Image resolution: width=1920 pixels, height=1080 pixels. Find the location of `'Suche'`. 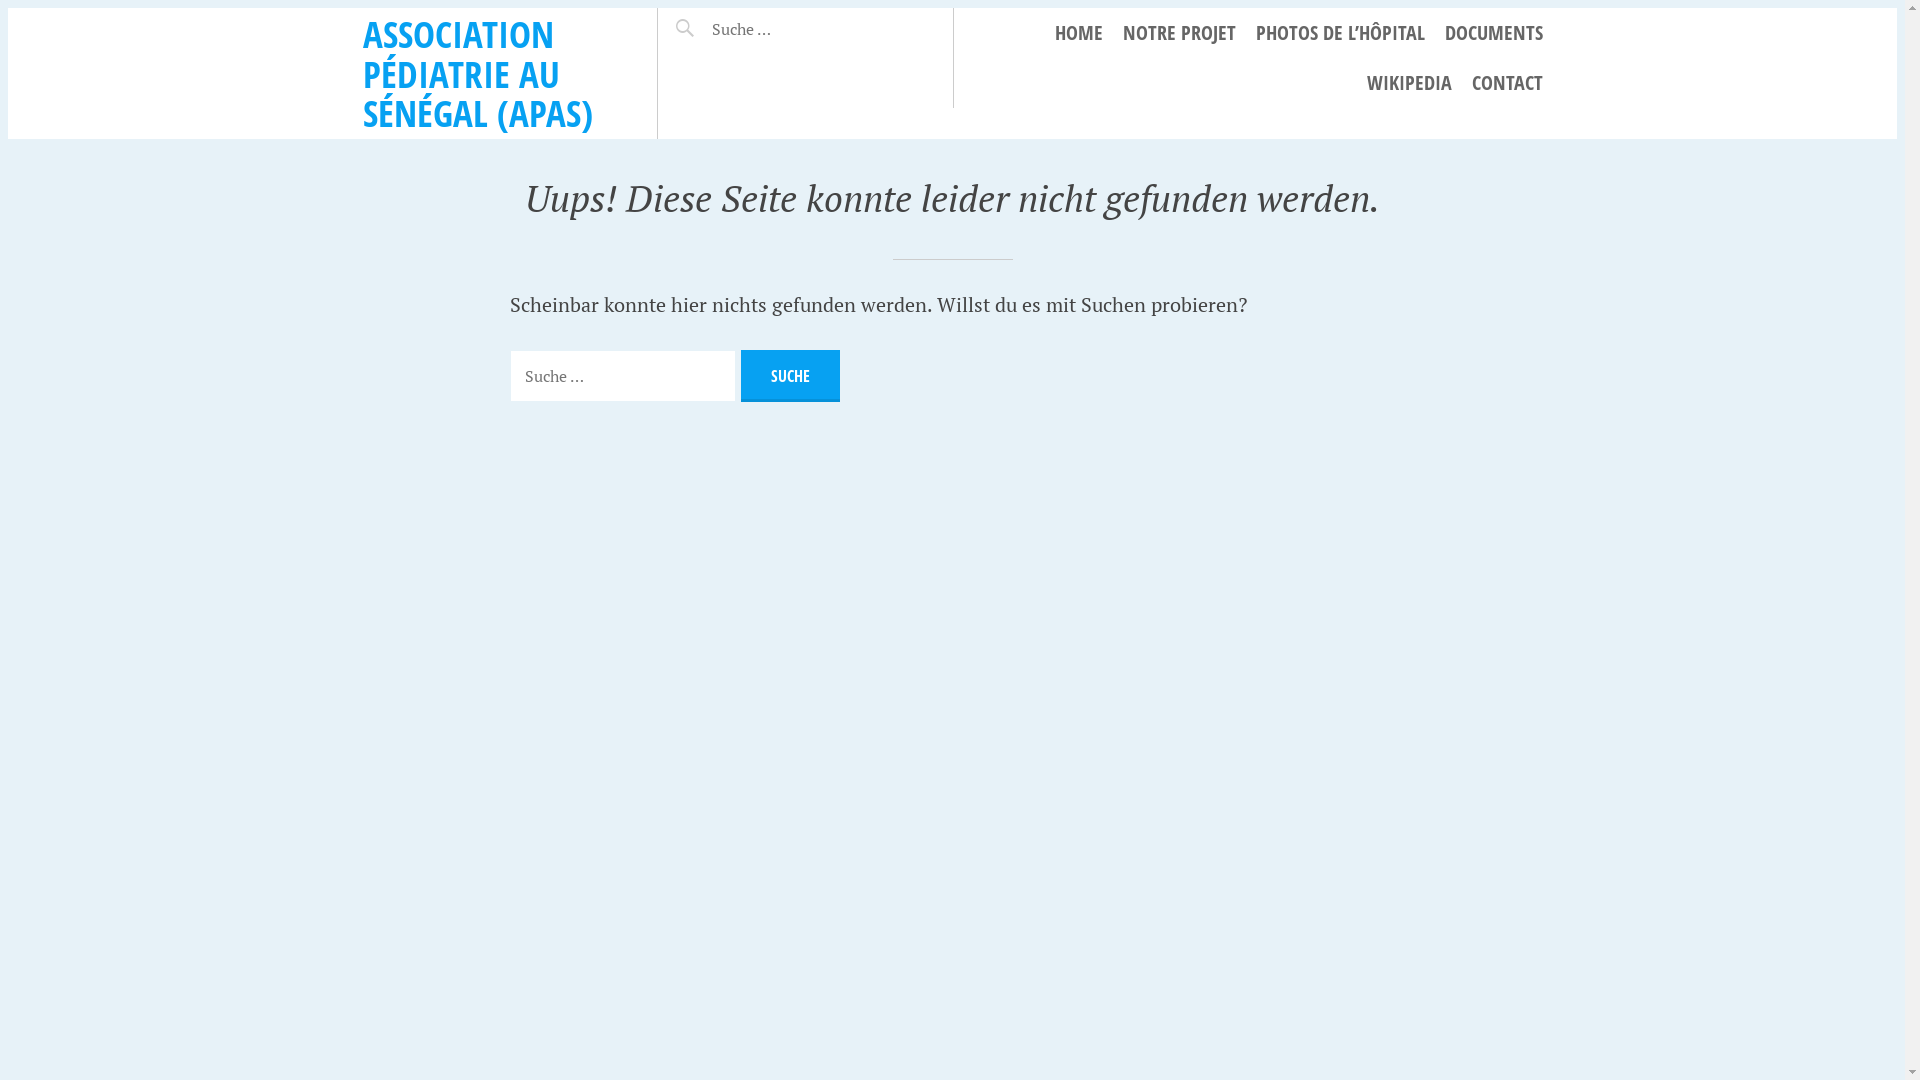

'Suche' is located at coordinates (789, 375).